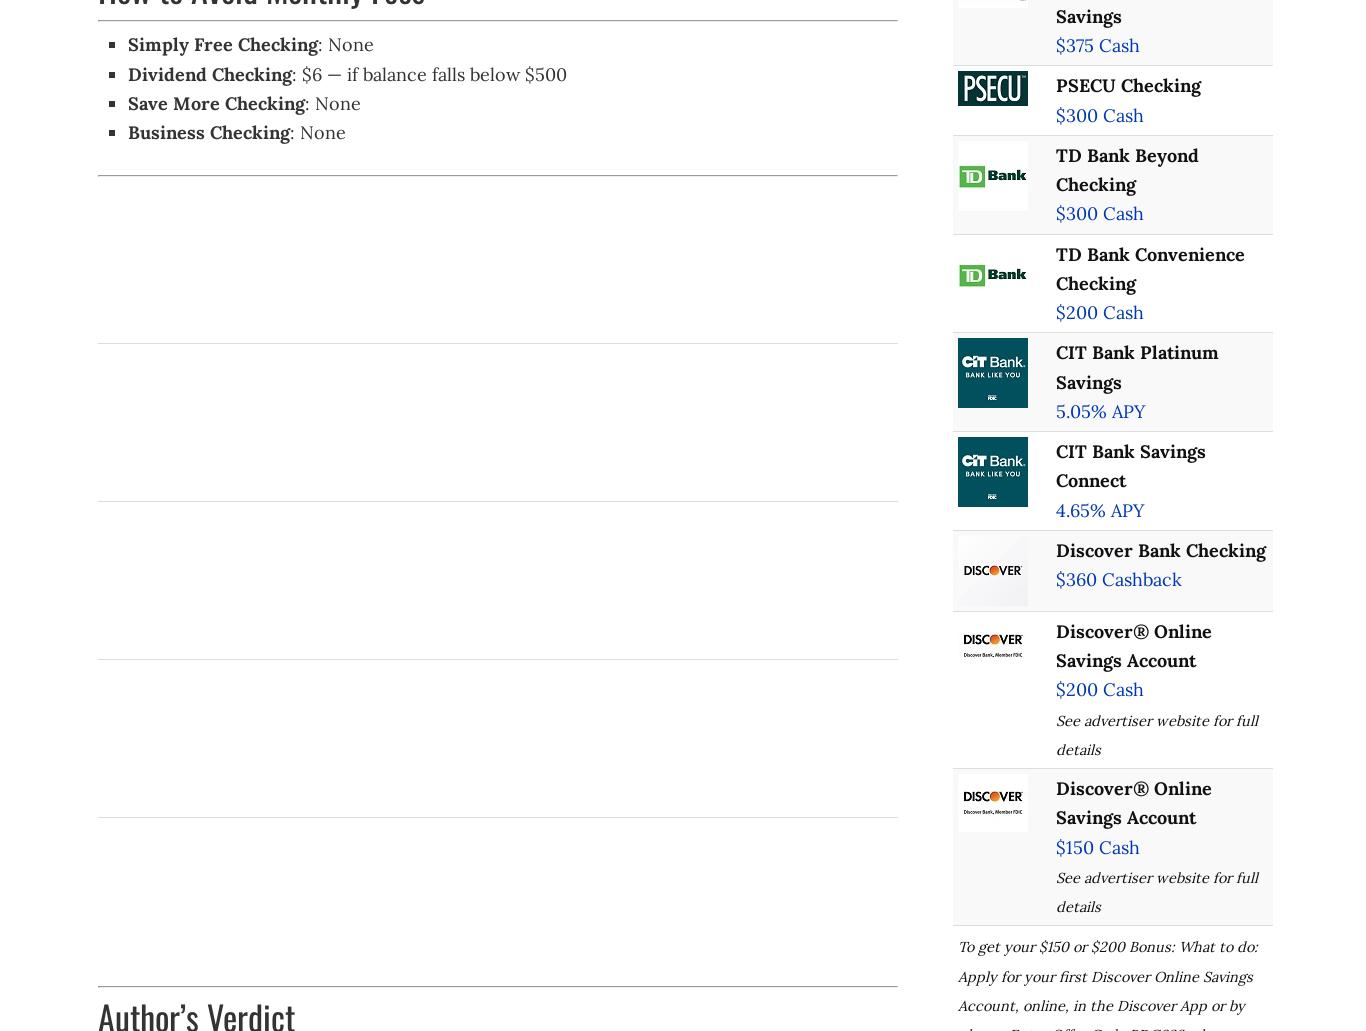 The height and width of the screenshot is (1031, 1366). What do you see at coordinates (1116, 578) in the screenshot?
I see `'$360 Cashback'` at bounding box center [1116, 578].